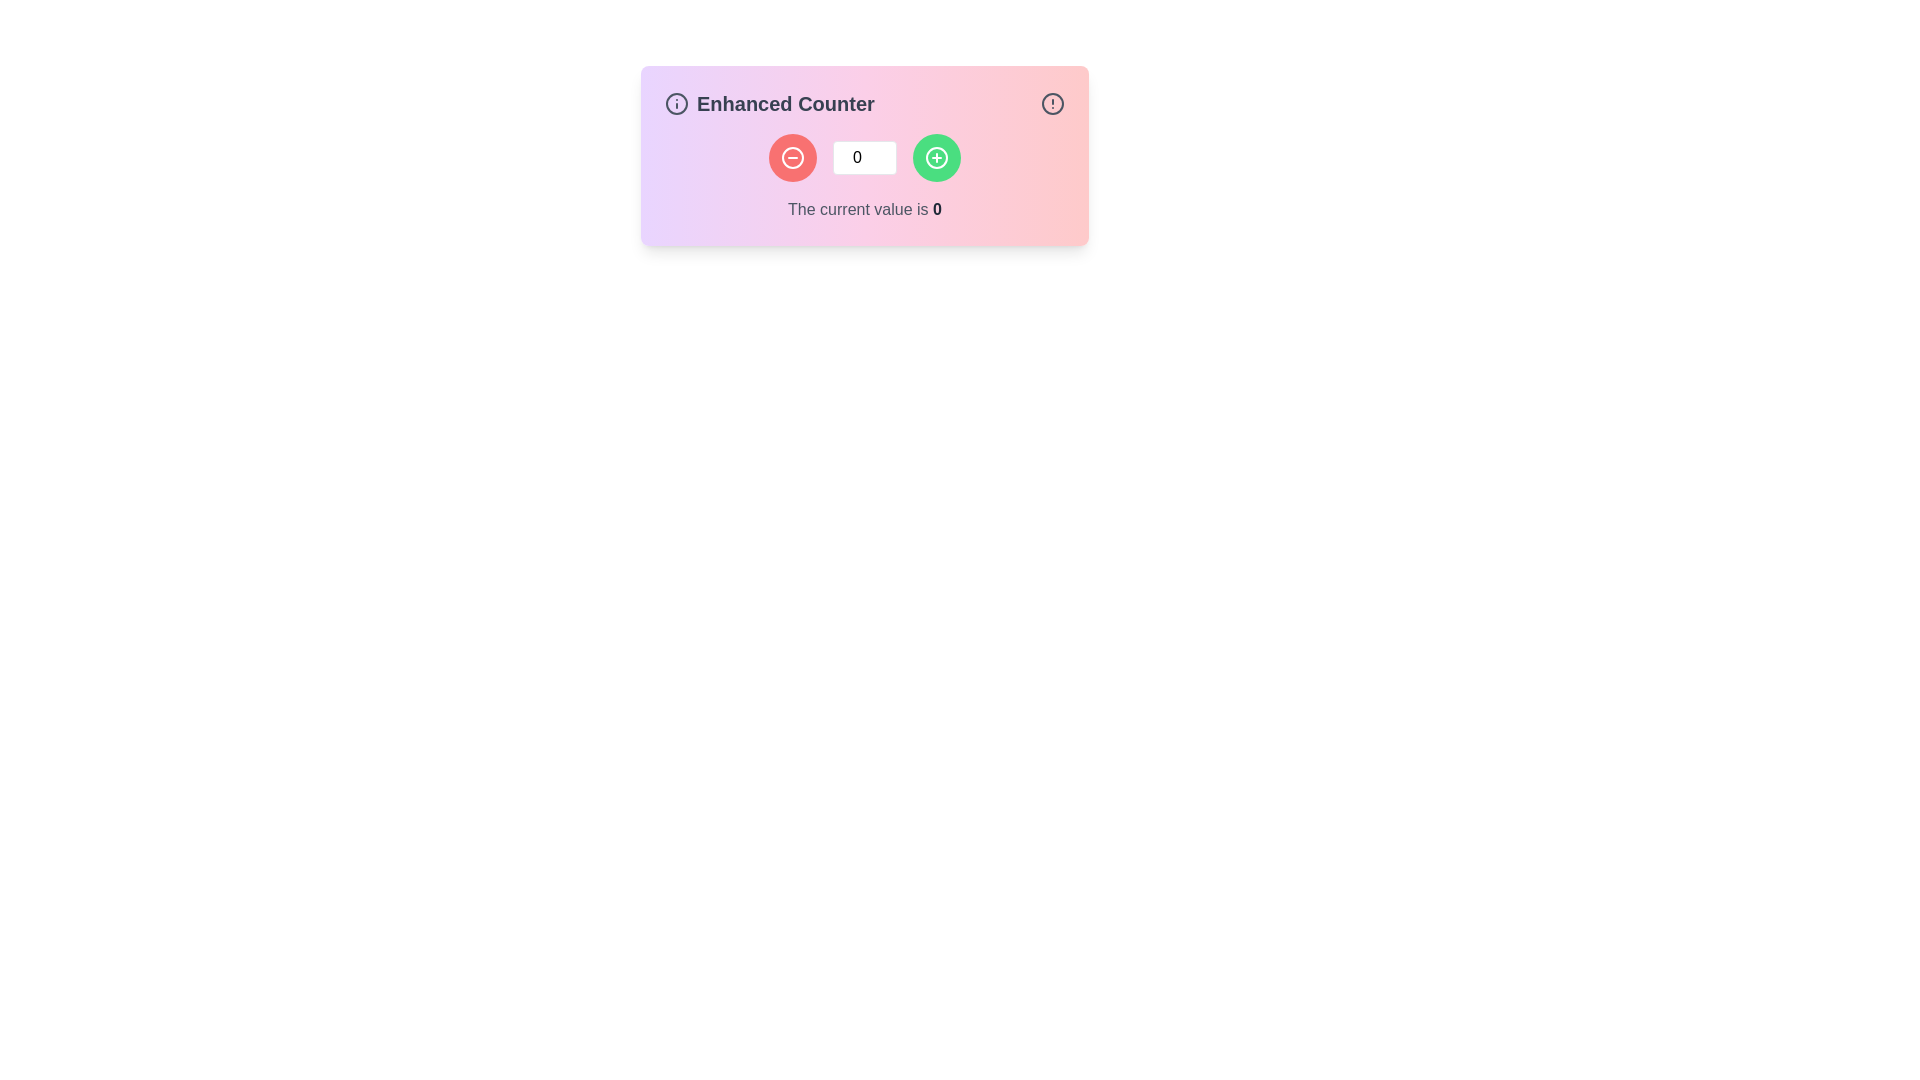 Image resolution: width=1920 pixels, height=1080 pixels. I want to click on the circular green button with a white plus icon, located to the right of the numeric input field in the 'Enhanced Counter' interface, so click(935, 157).